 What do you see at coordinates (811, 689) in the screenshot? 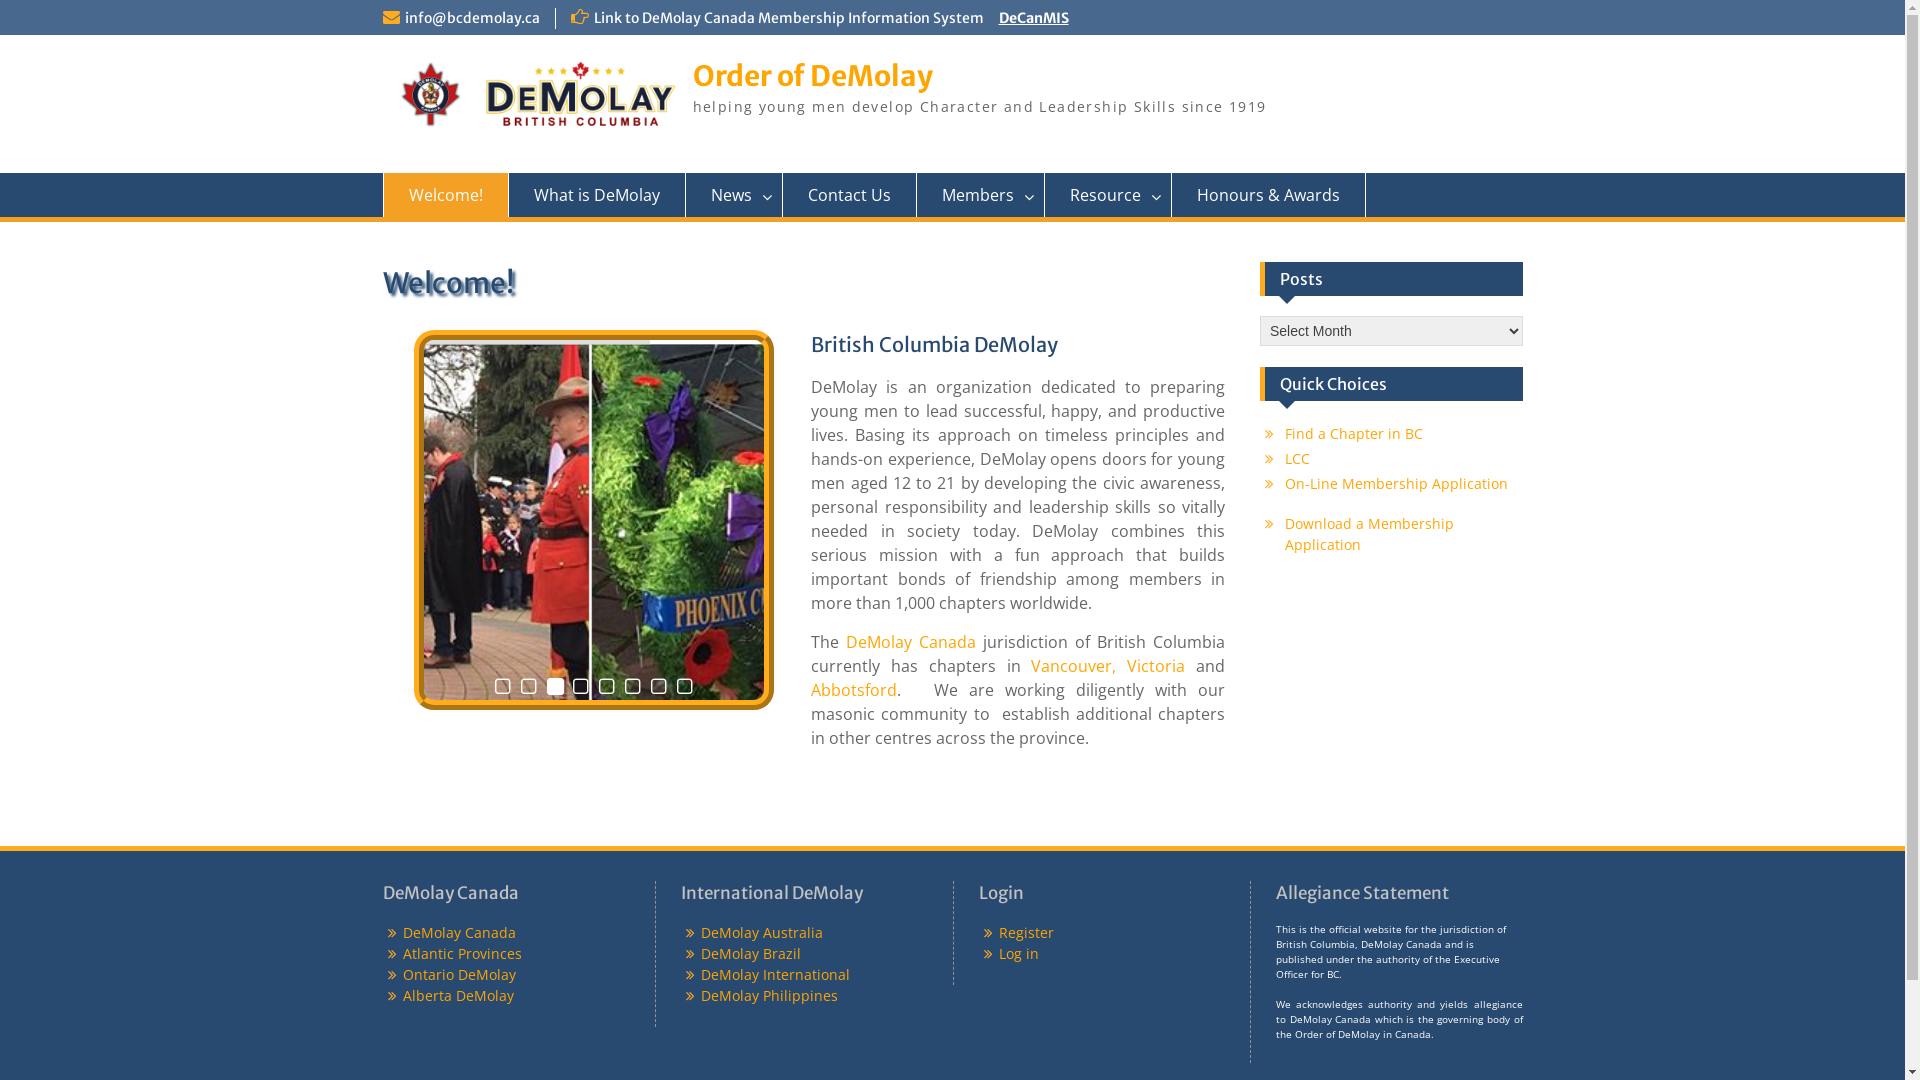
I see `'Abbotsford'` at bounding box center [811, 689].